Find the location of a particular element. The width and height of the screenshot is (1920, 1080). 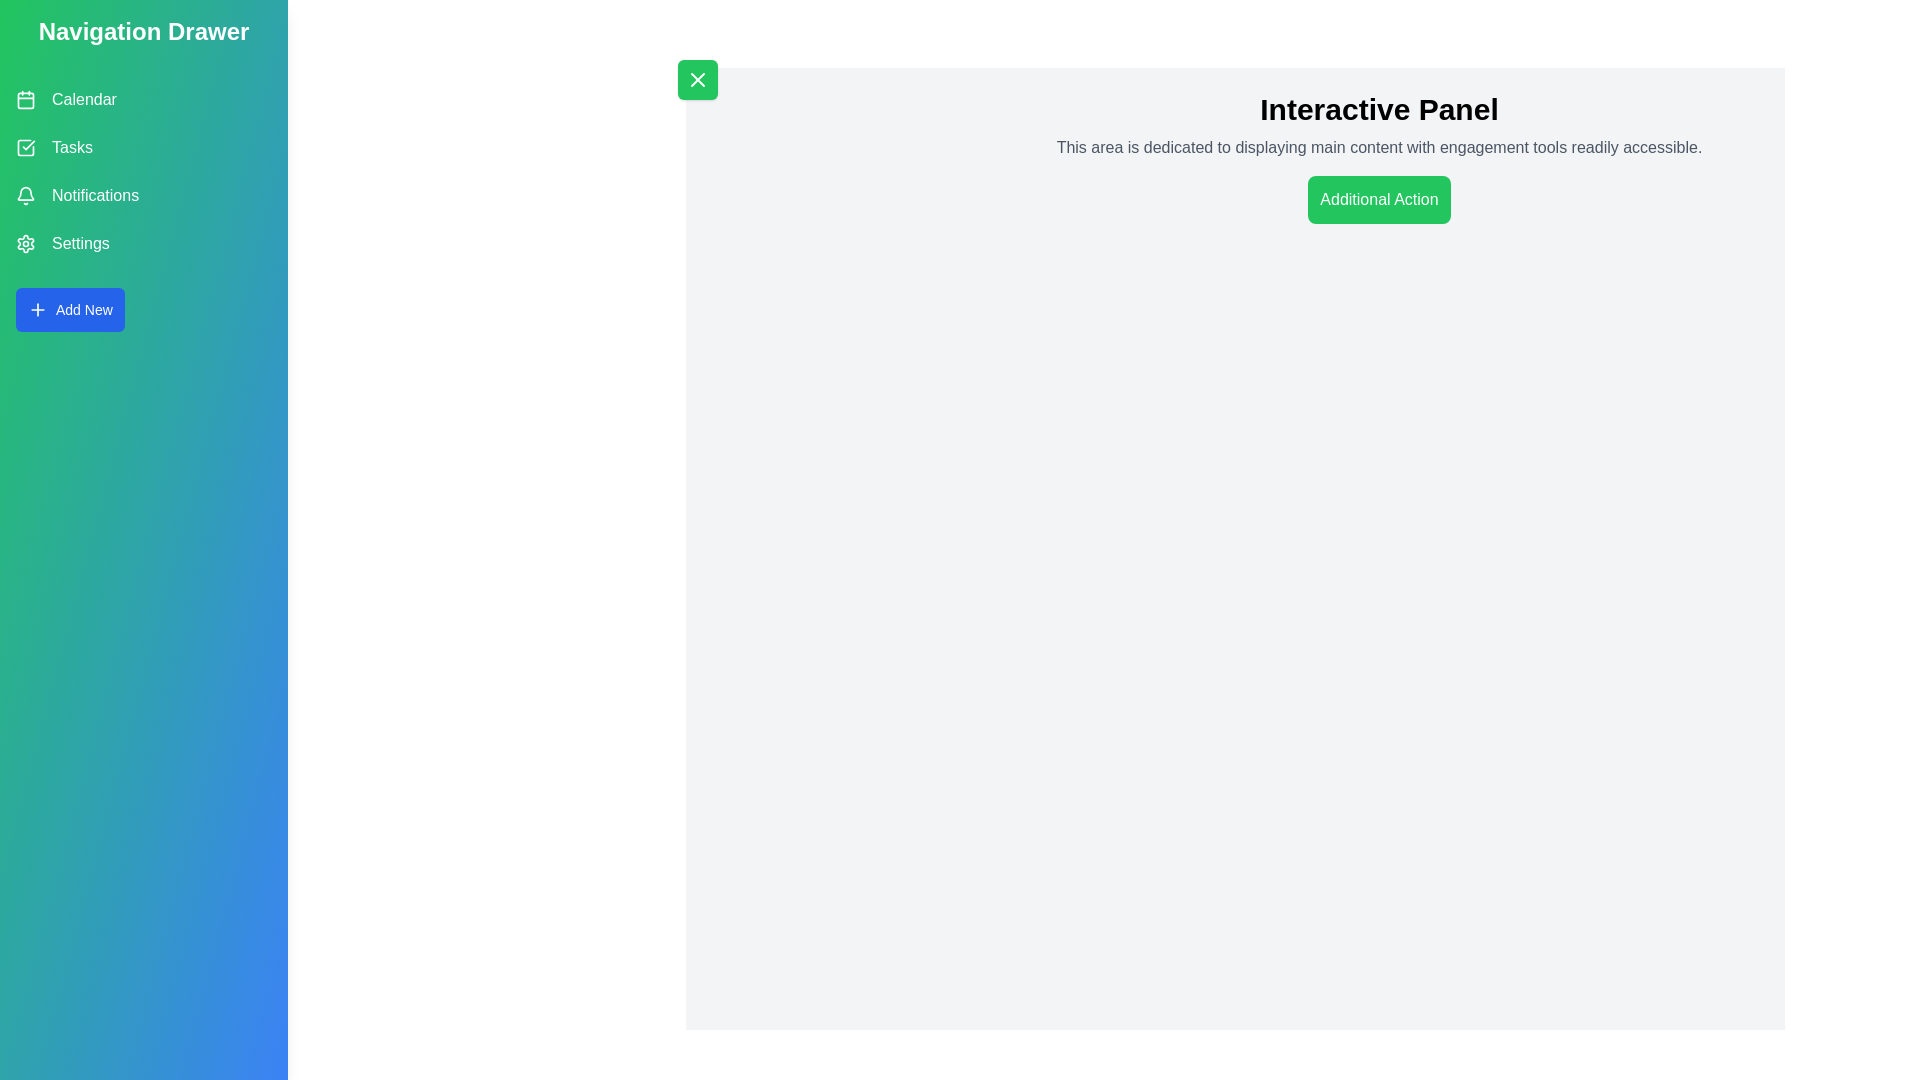

the close button located in the top right corner of the interactive panel area, which is contained within a green, rounded rectangle is located at coordinates (697, 79).